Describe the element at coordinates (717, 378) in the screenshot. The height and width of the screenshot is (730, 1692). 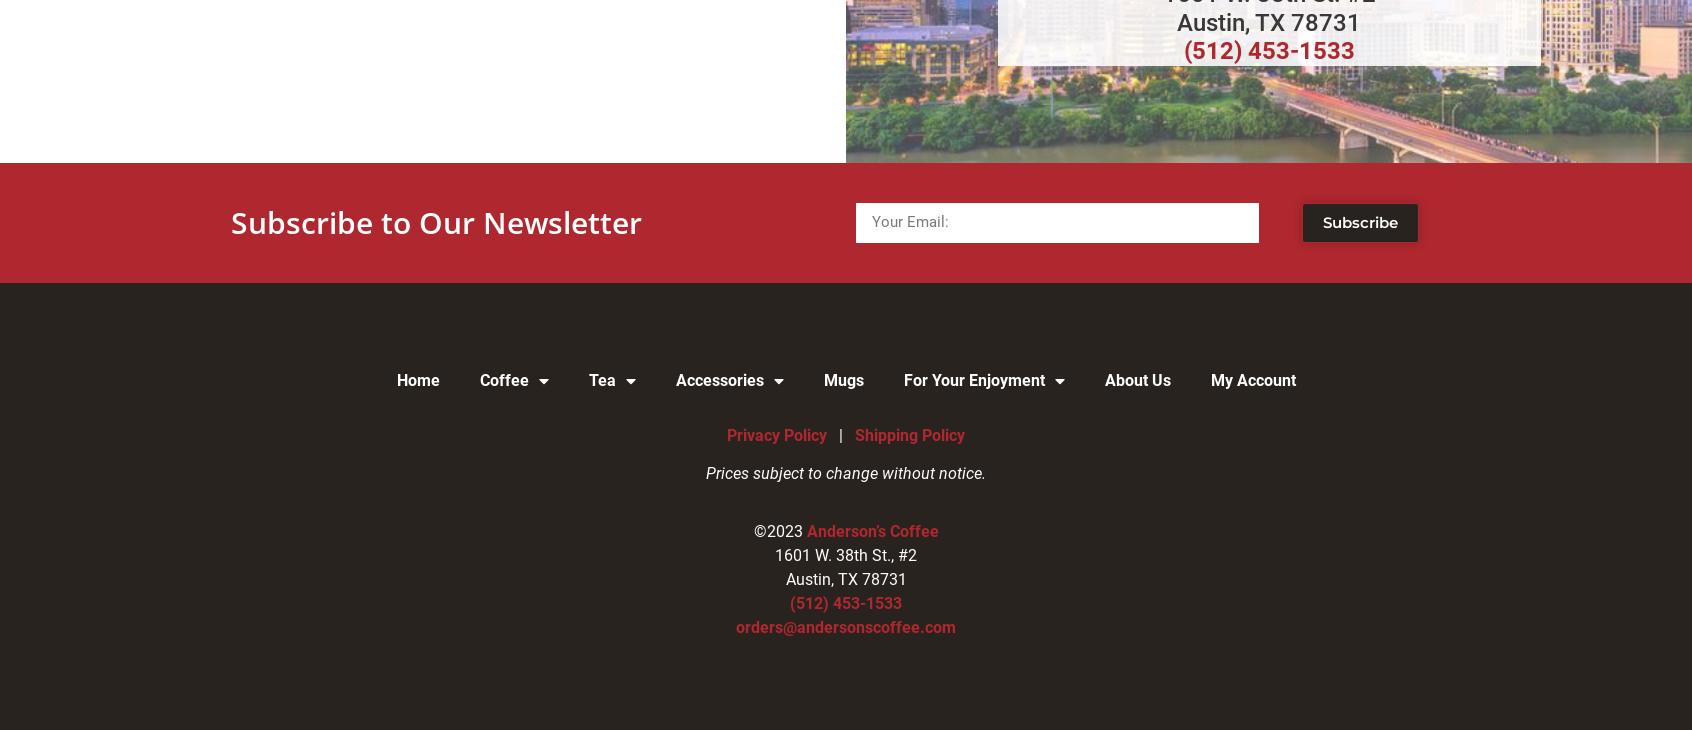
I see `'Accessories'` at that location.